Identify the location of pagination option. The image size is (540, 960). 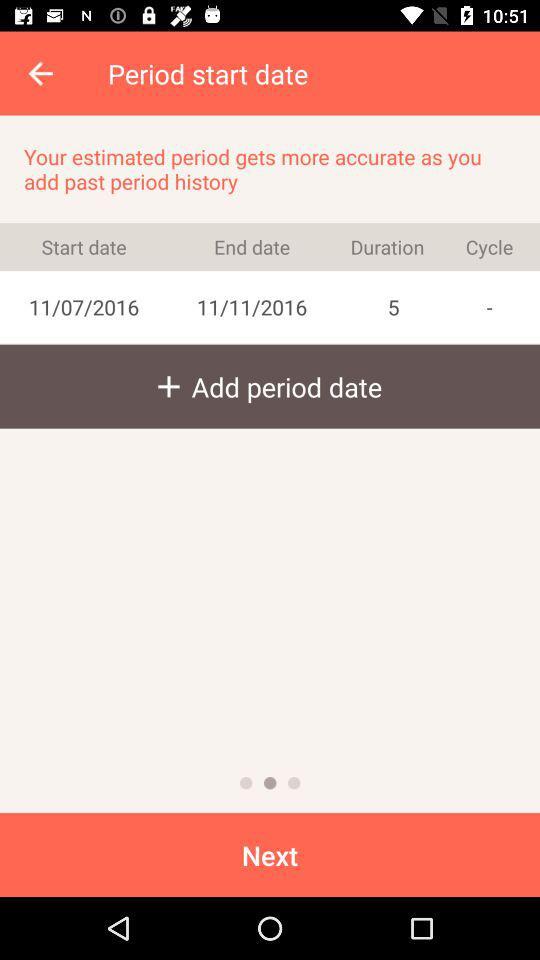
(246, 783).